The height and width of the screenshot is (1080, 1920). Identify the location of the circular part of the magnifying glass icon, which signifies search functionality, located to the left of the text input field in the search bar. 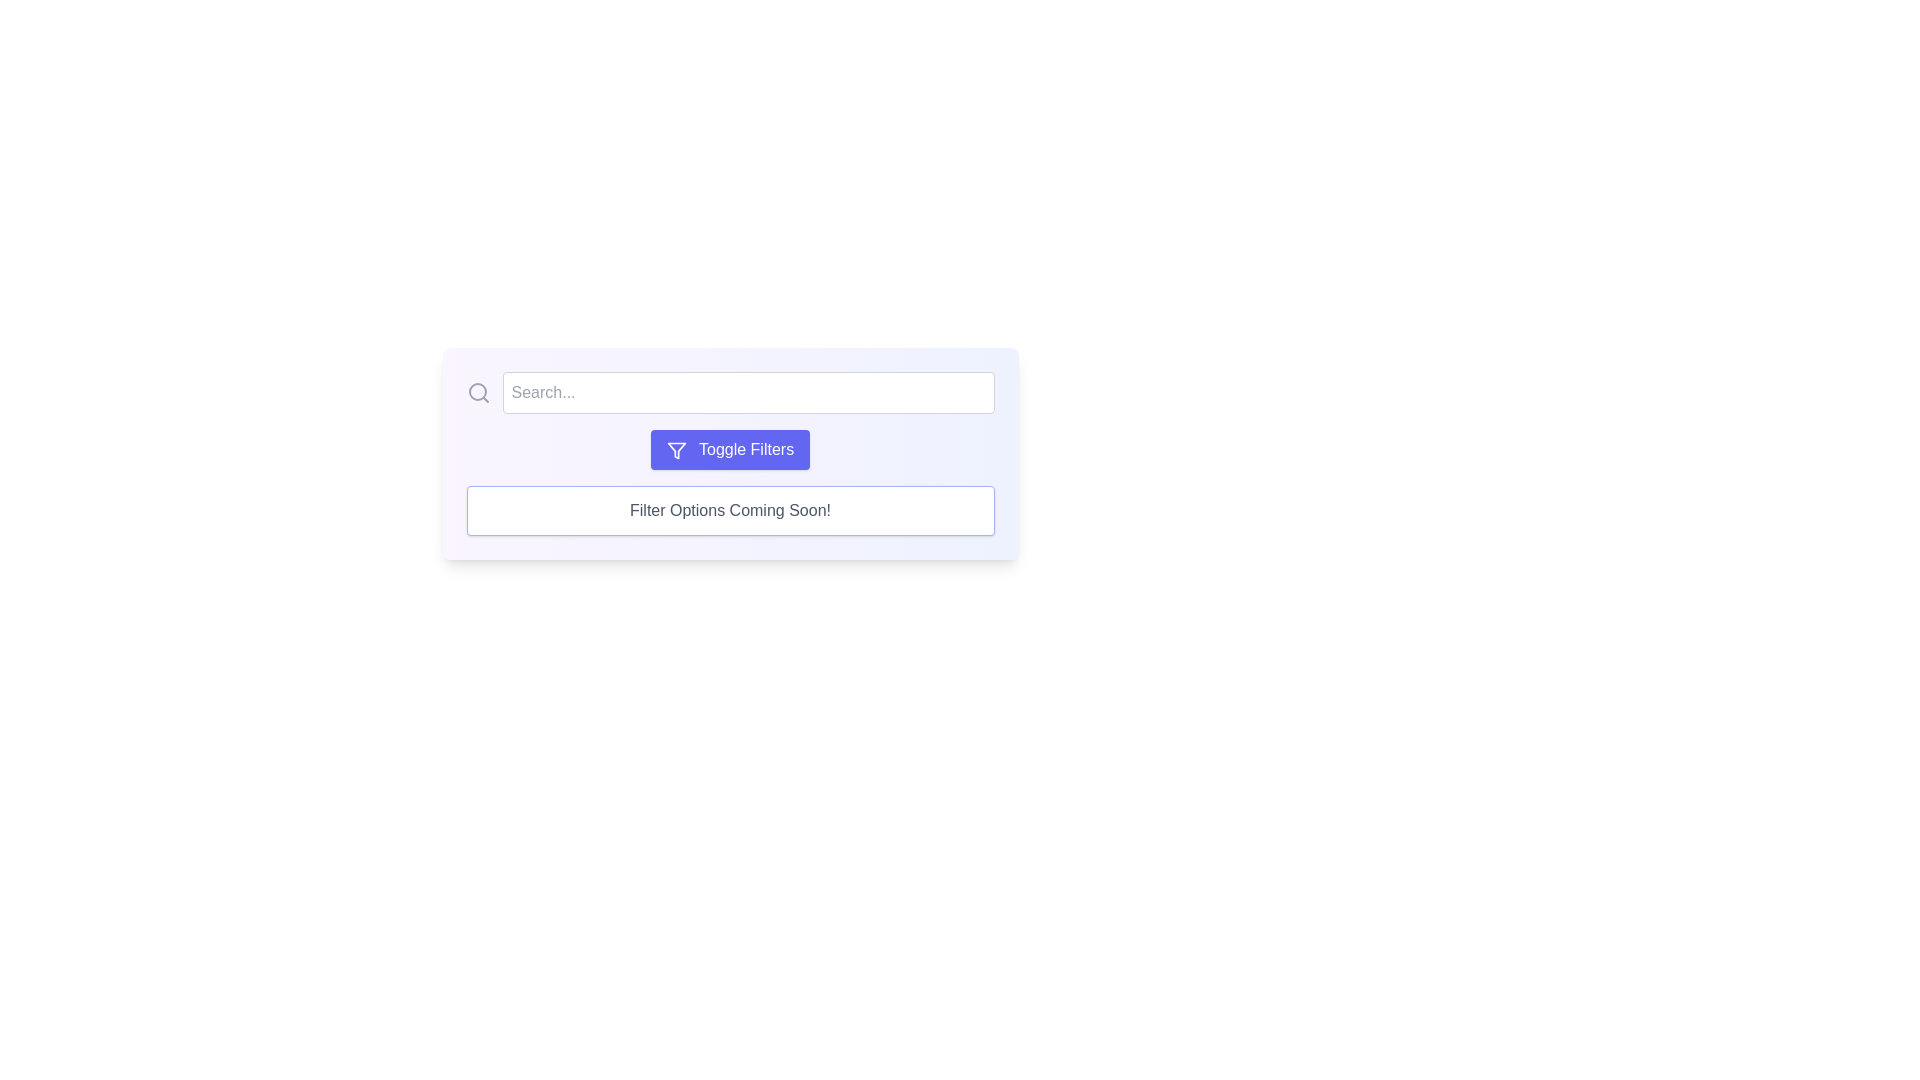
(476, 392).